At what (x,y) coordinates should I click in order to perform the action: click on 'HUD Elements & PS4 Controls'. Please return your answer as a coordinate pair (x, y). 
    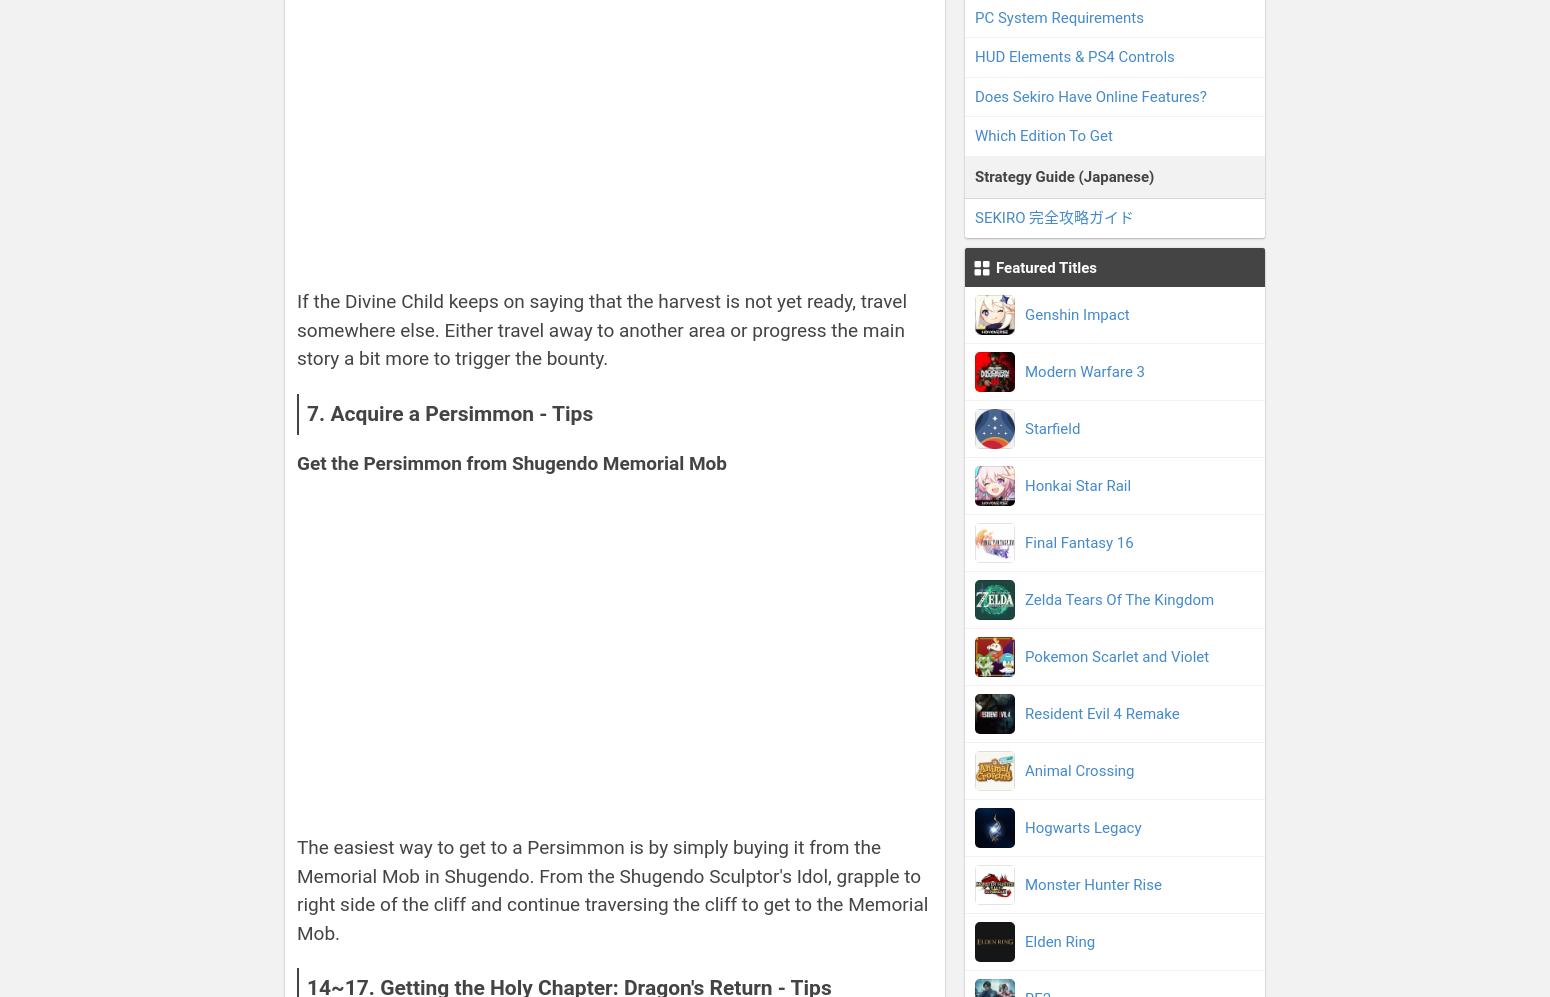
    Looking at the image, I should click on (973, 56).